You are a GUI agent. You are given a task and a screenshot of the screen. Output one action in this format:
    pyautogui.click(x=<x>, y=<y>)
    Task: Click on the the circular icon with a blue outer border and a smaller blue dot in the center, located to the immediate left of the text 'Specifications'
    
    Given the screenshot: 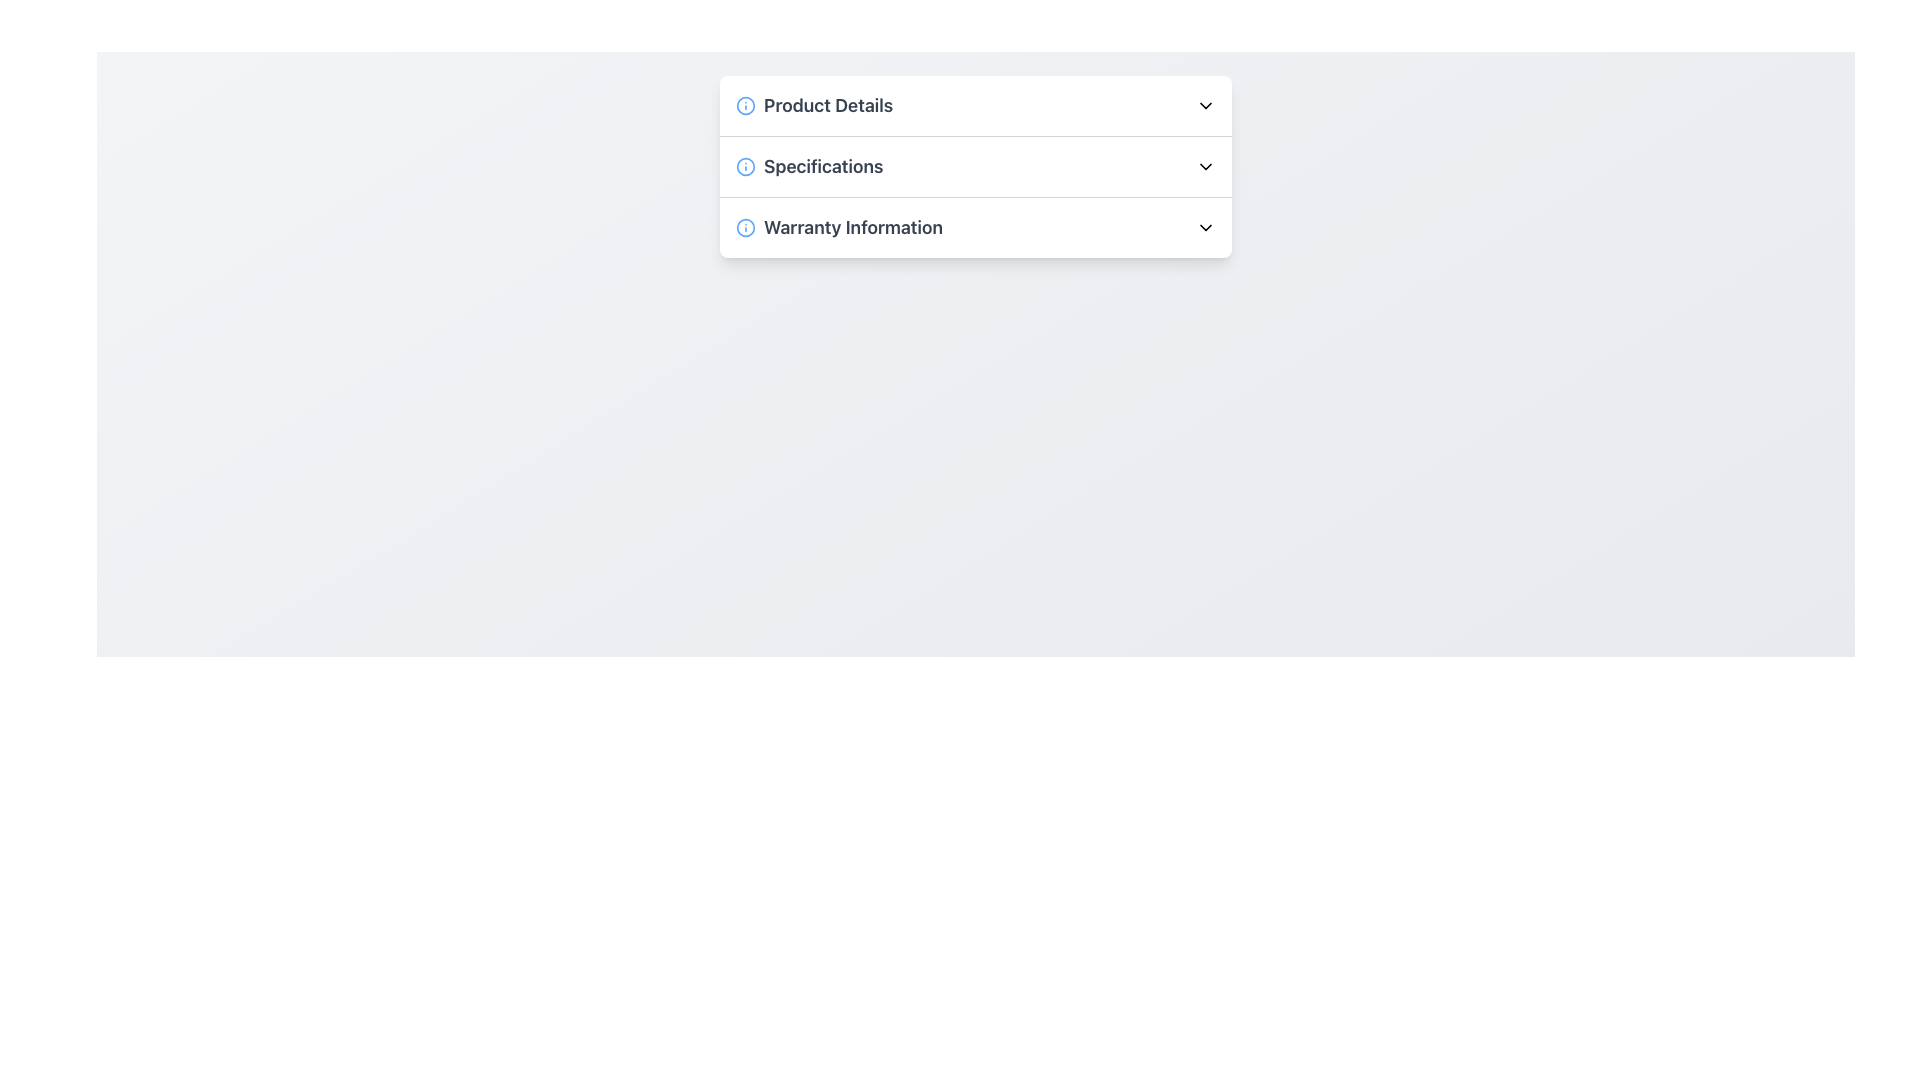 What is the action you would take?
    pyautogui.click(x=744, y=165)
    